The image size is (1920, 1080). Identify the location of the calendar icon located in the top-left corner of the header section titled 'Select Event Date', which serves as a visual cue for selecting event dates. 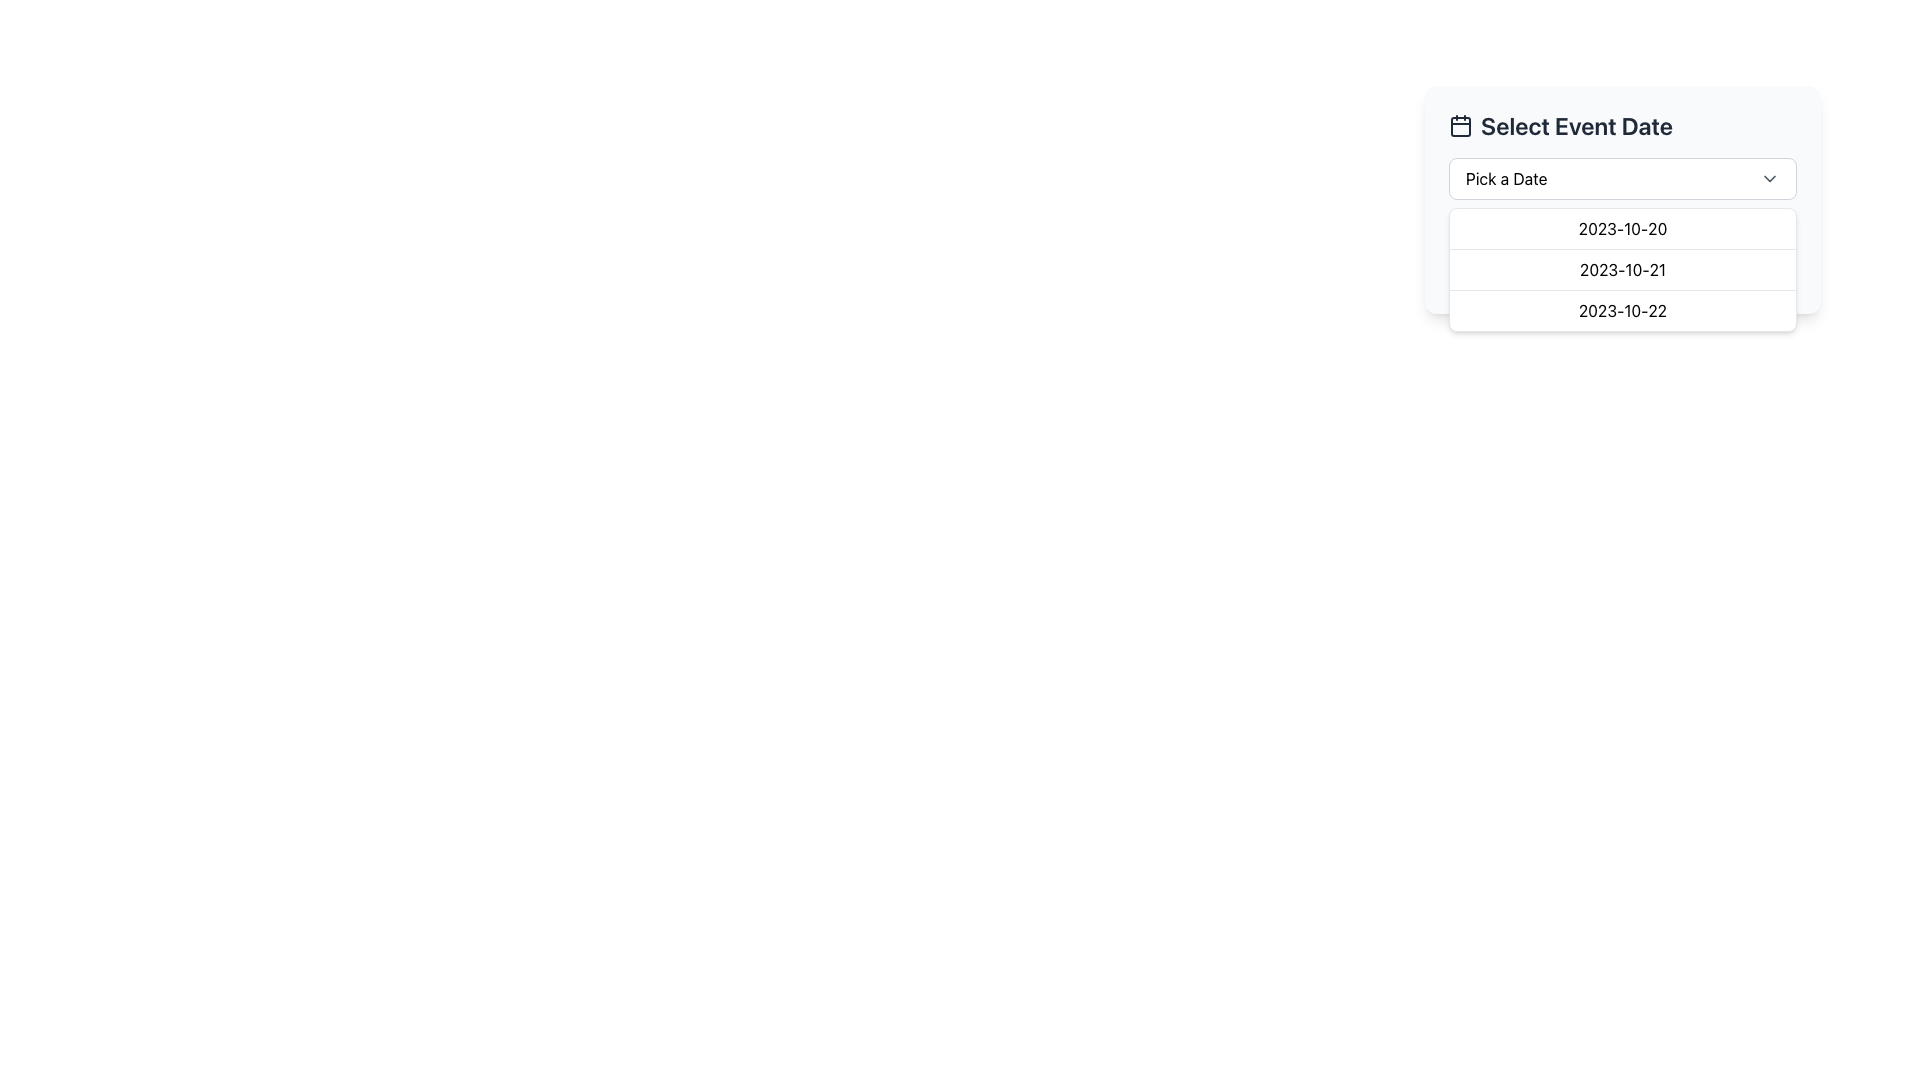
(1460, 126).